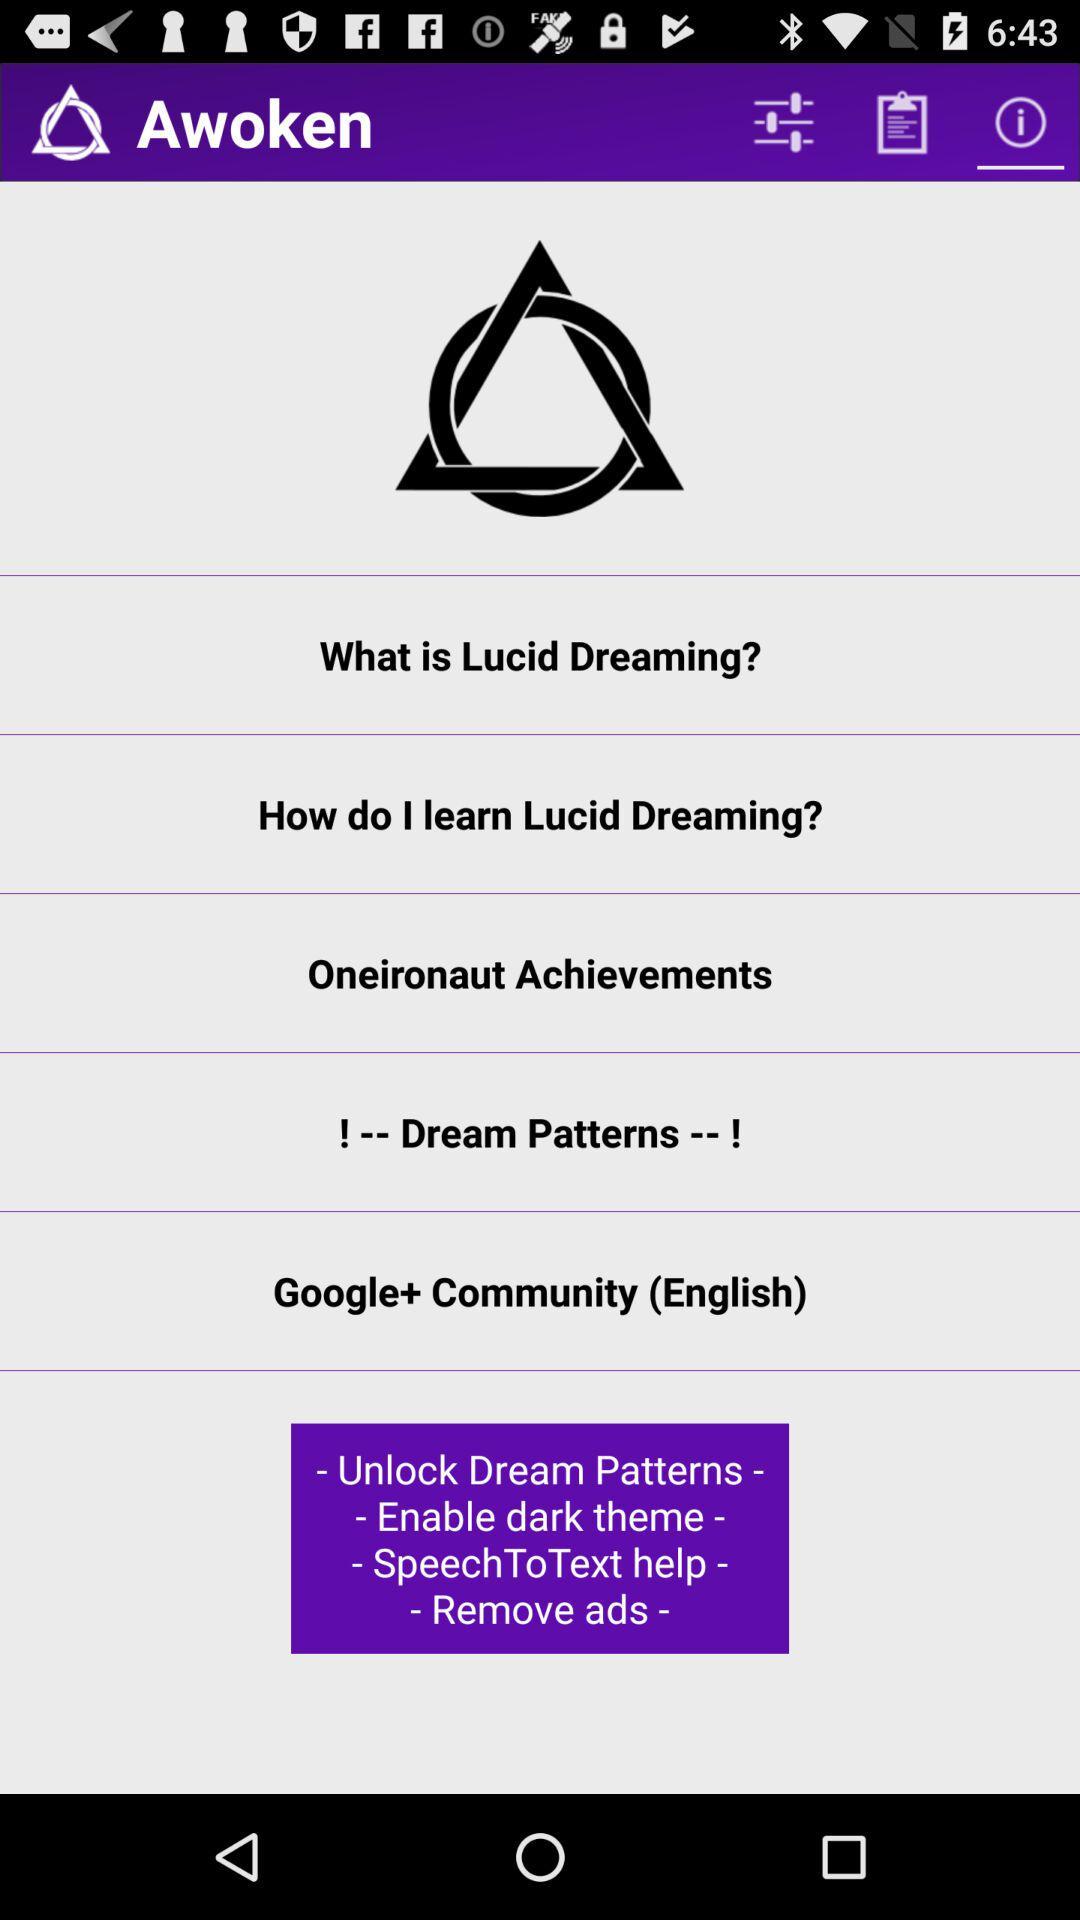 Image resolution: width=1080 pixels, height=1920 pixels. I want to click on the item below the ! -- dream patterns -- ! icon, so click(540, 1291).